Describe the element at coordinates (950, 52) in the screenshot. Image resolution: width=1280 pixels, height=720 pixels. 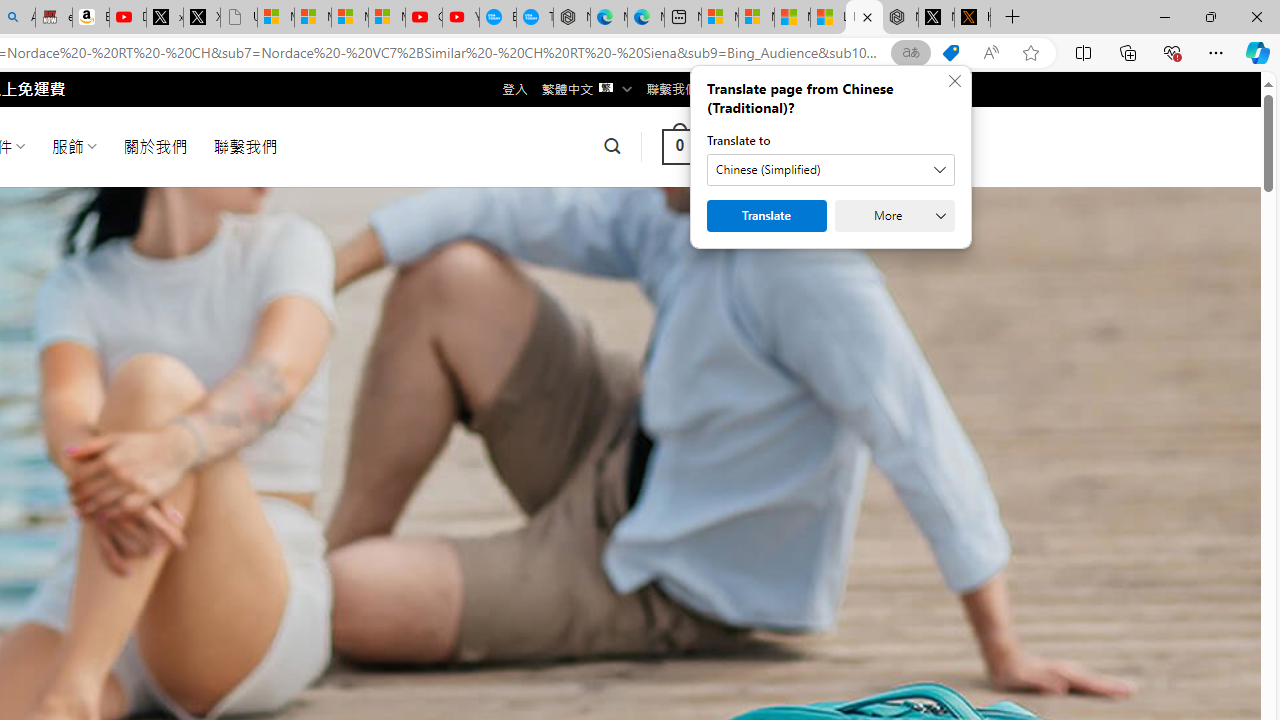
I see `'This site has coupons! Shopping in Microsoft Edge'` at that location.